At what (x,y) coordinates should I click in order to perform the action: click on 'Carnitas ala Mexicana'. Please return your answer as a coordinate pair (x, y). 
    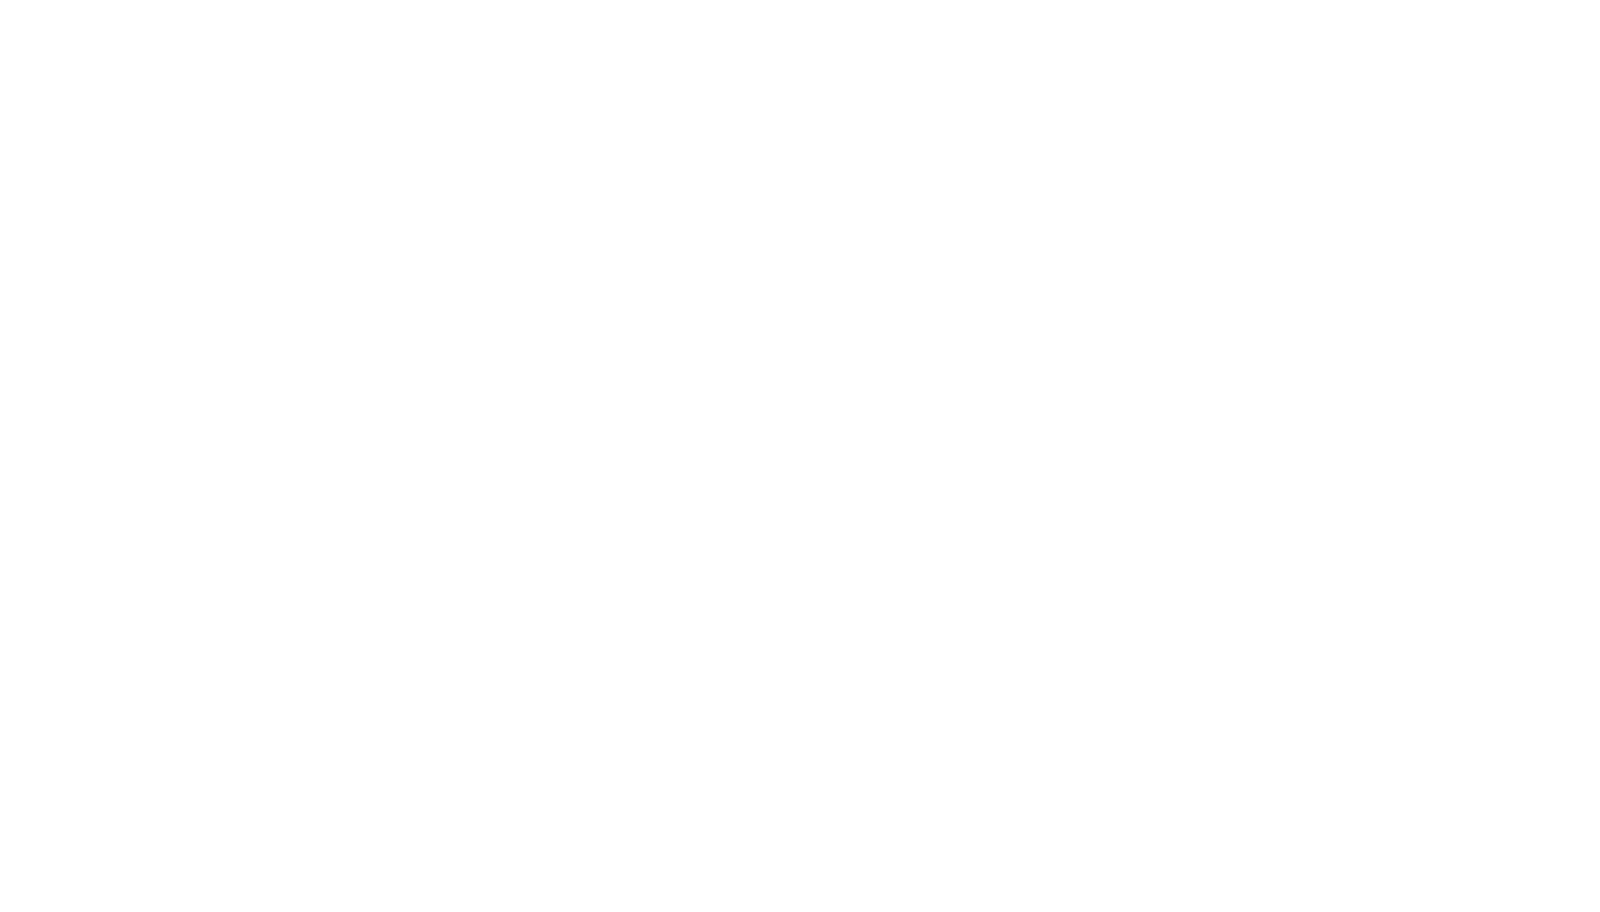
    Looking at the image, I should click on (400, 86).